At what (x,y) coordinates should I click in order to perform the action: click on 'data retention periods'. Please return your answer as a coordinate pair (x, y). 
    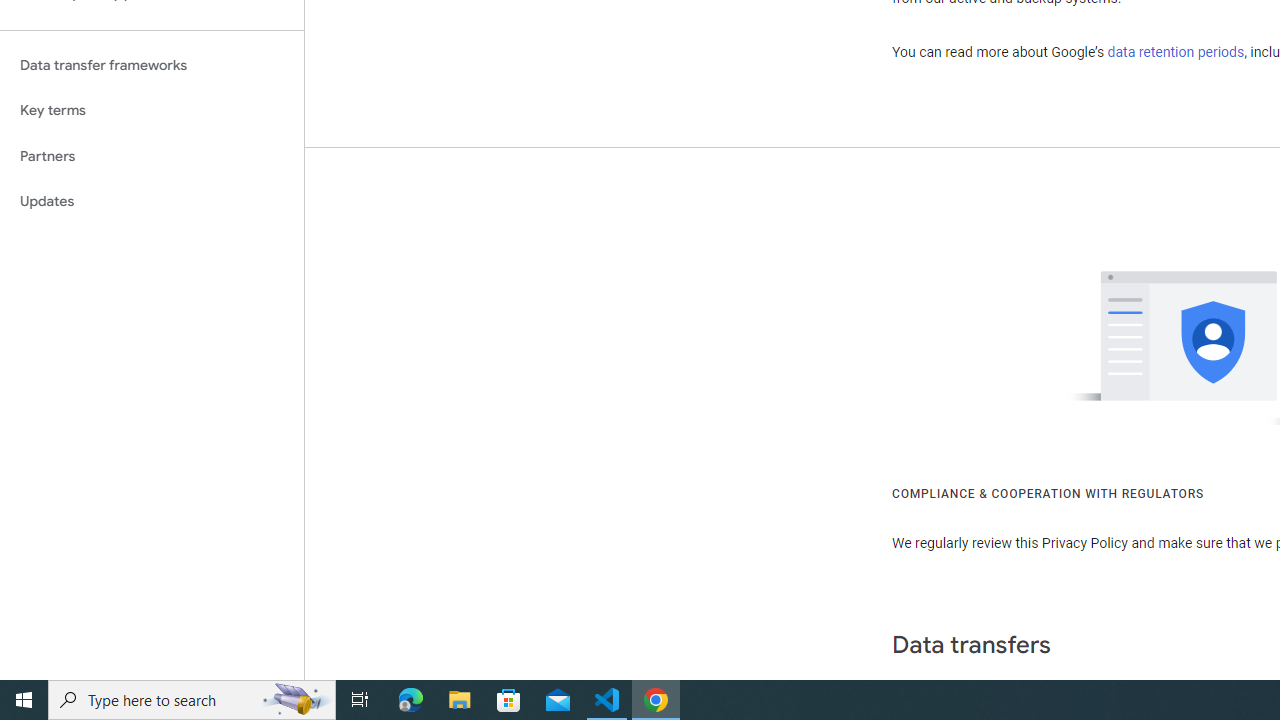
    Looking at the image, I should click on (1176, 51).